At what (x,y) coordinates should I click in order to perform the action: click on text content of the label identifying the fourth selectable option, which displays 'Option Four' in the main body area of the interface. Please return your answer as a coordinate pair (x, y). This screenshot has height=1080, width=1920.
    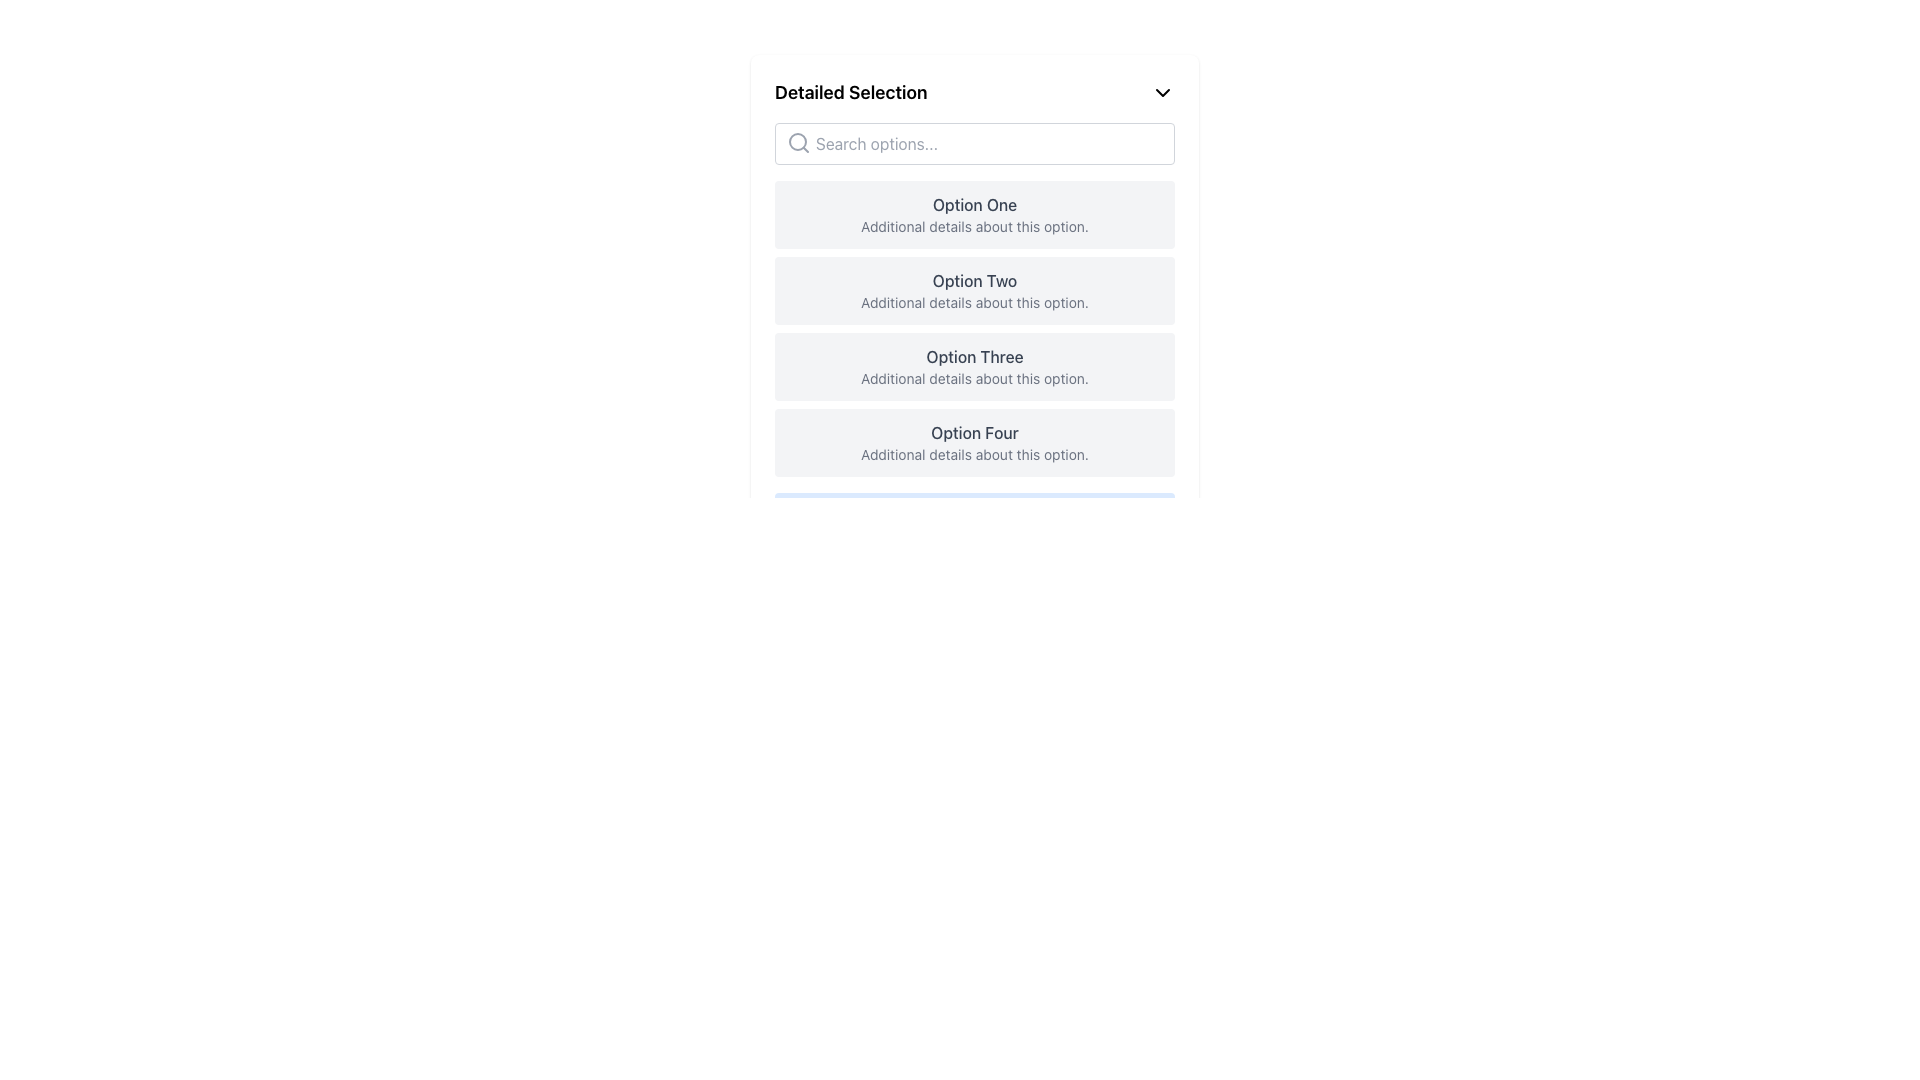
    Looking at the image, I should click on (974, 431).